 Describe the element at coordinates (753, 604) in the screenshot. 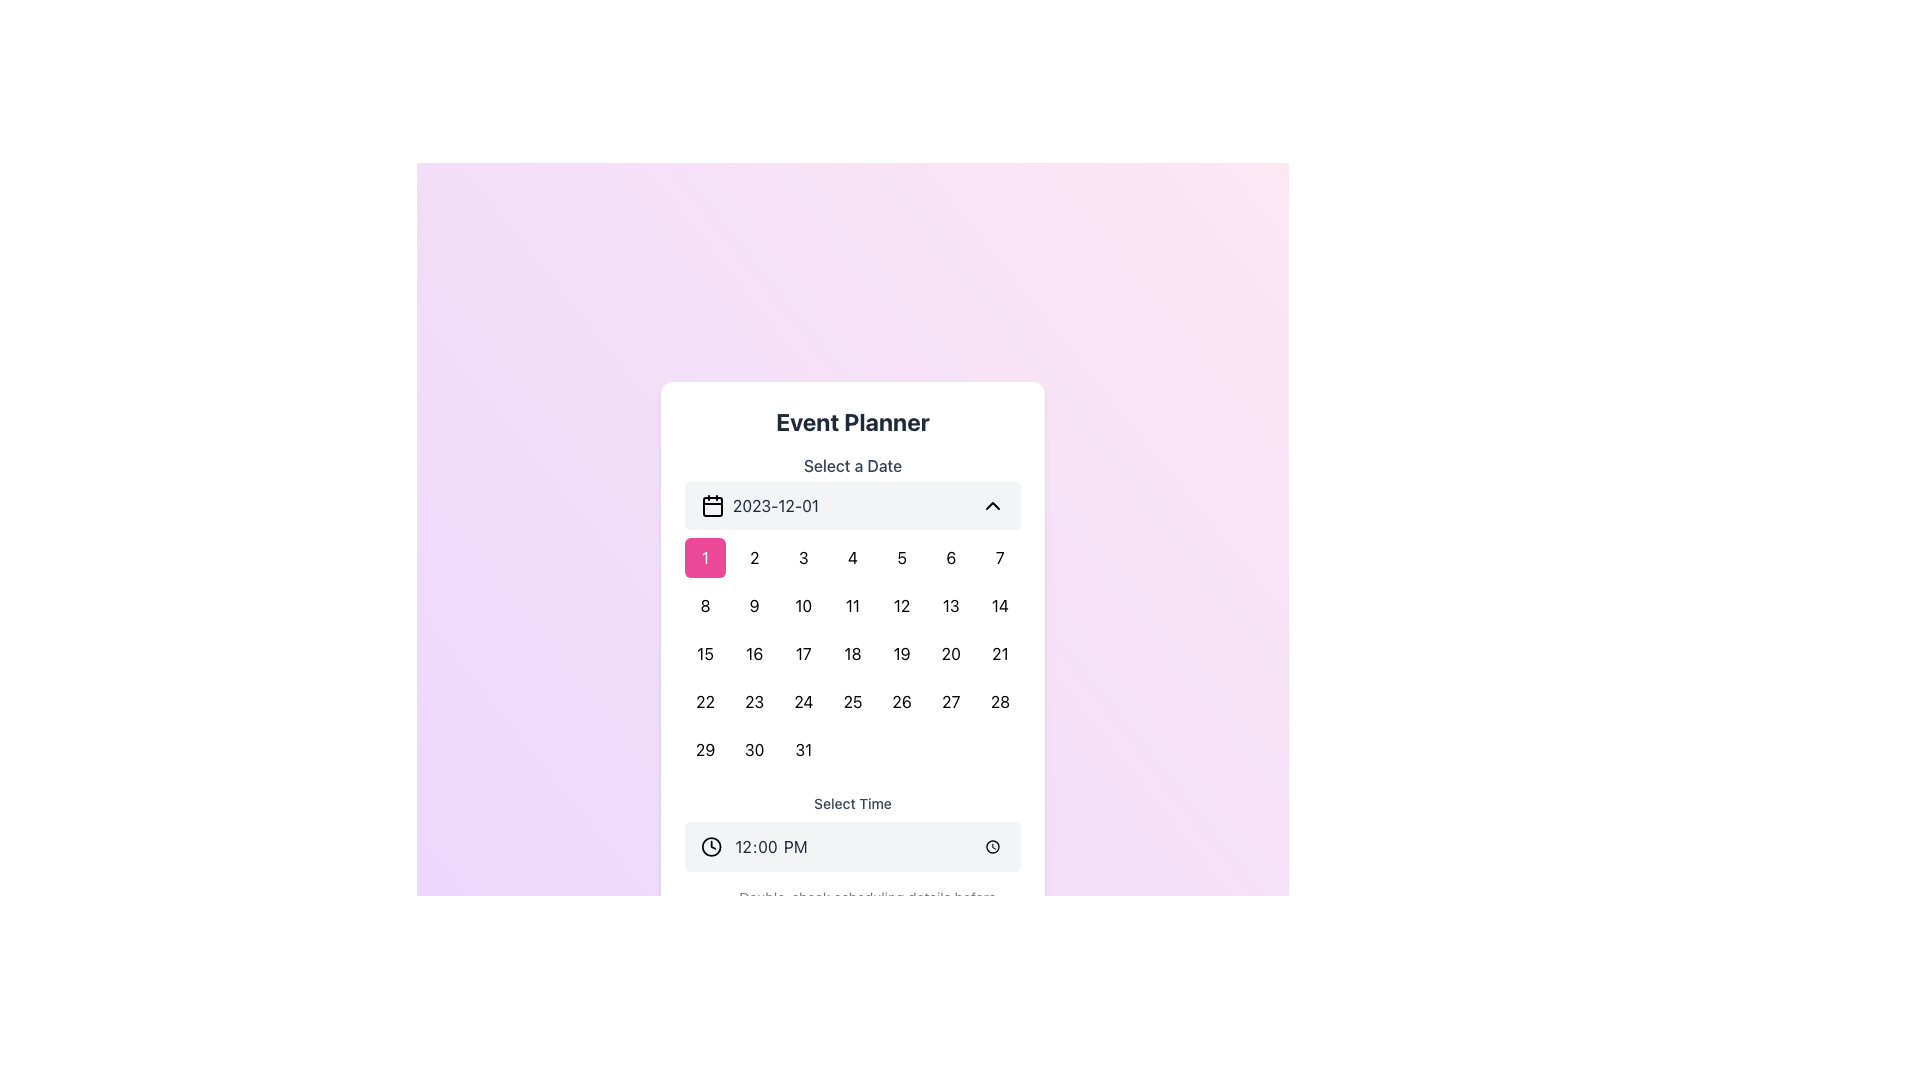

I see `the rounded rectangular button displaying the text '9' in the grid layout to observe hover effects` at that location.